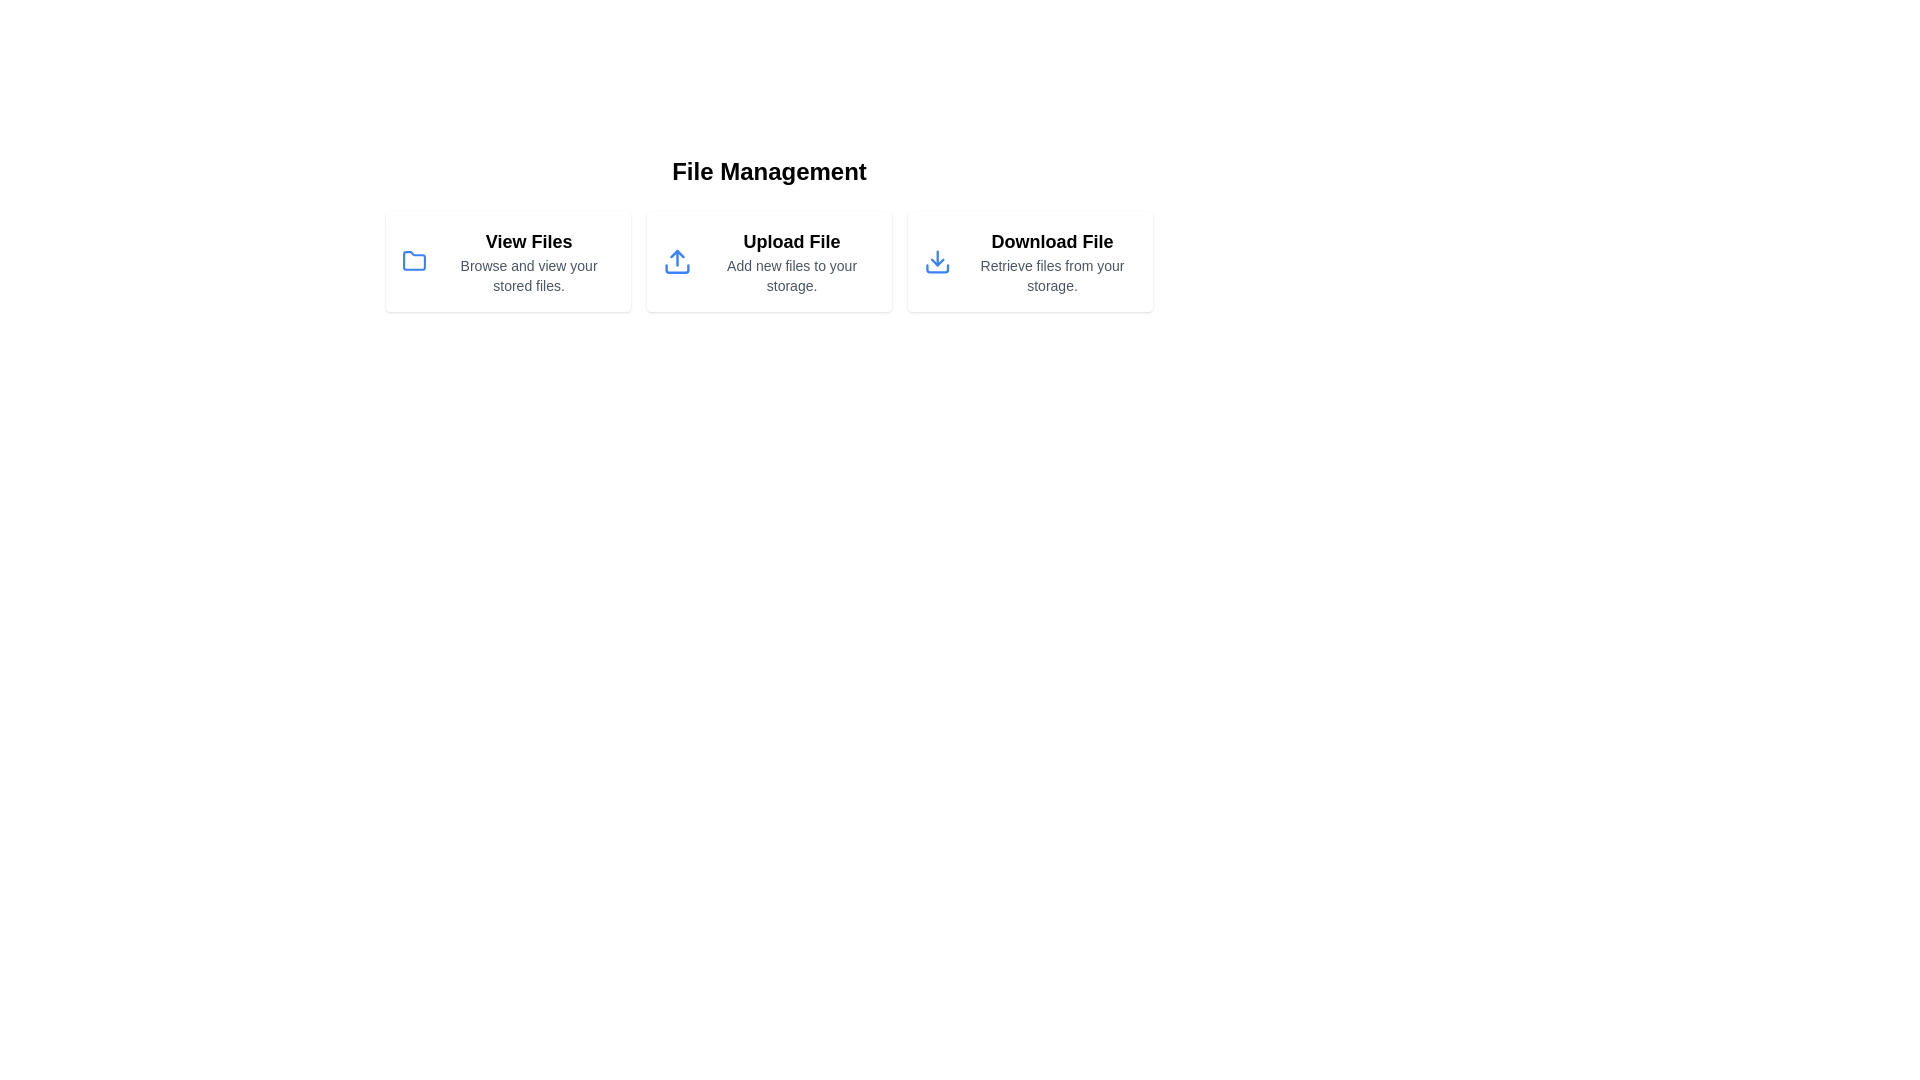  Describe the element at coordinates (768, 261) in the screenshot. I see `the 'Upload File' section of the grid menu, which contains a blue upload arrow icon and the heading 'Upload File'` at that location.